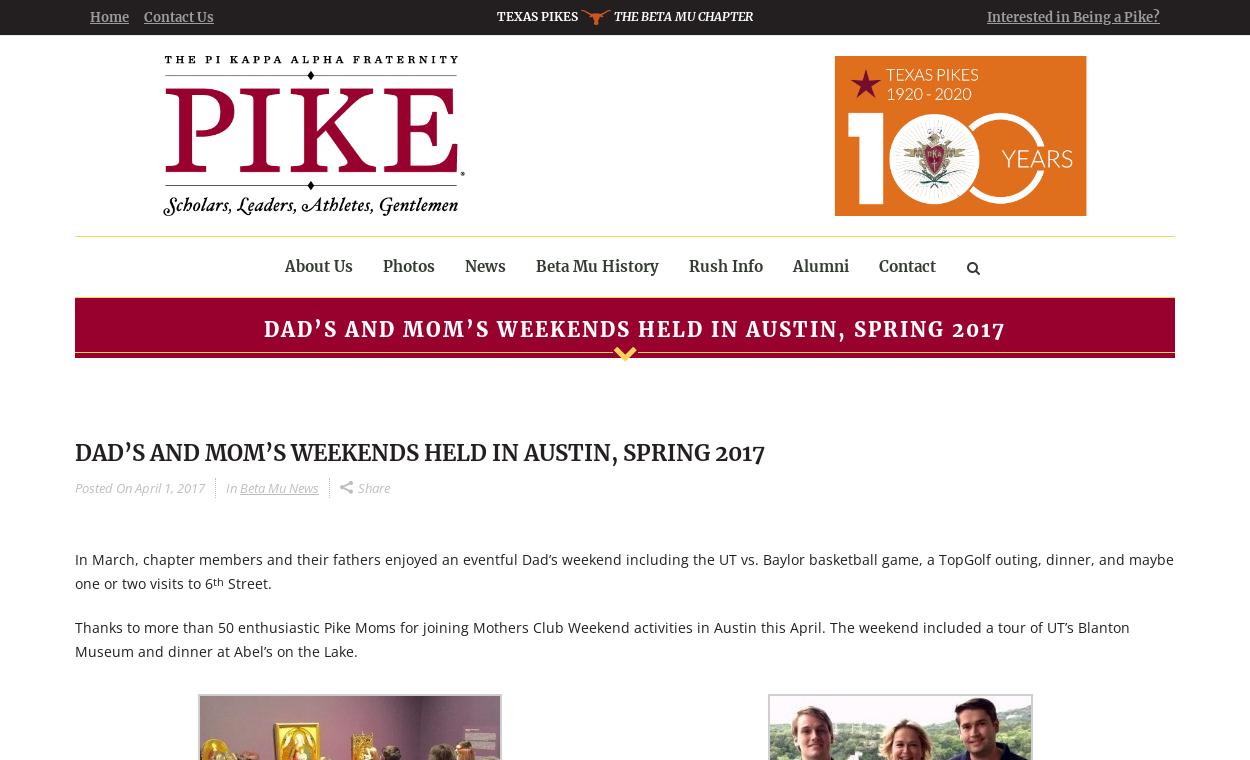 The width and height of the screenshot is (1250, 760). Describe the element at coordinates (168, 487) in the screenshot. I see `'April 1, 2017'` at that location.